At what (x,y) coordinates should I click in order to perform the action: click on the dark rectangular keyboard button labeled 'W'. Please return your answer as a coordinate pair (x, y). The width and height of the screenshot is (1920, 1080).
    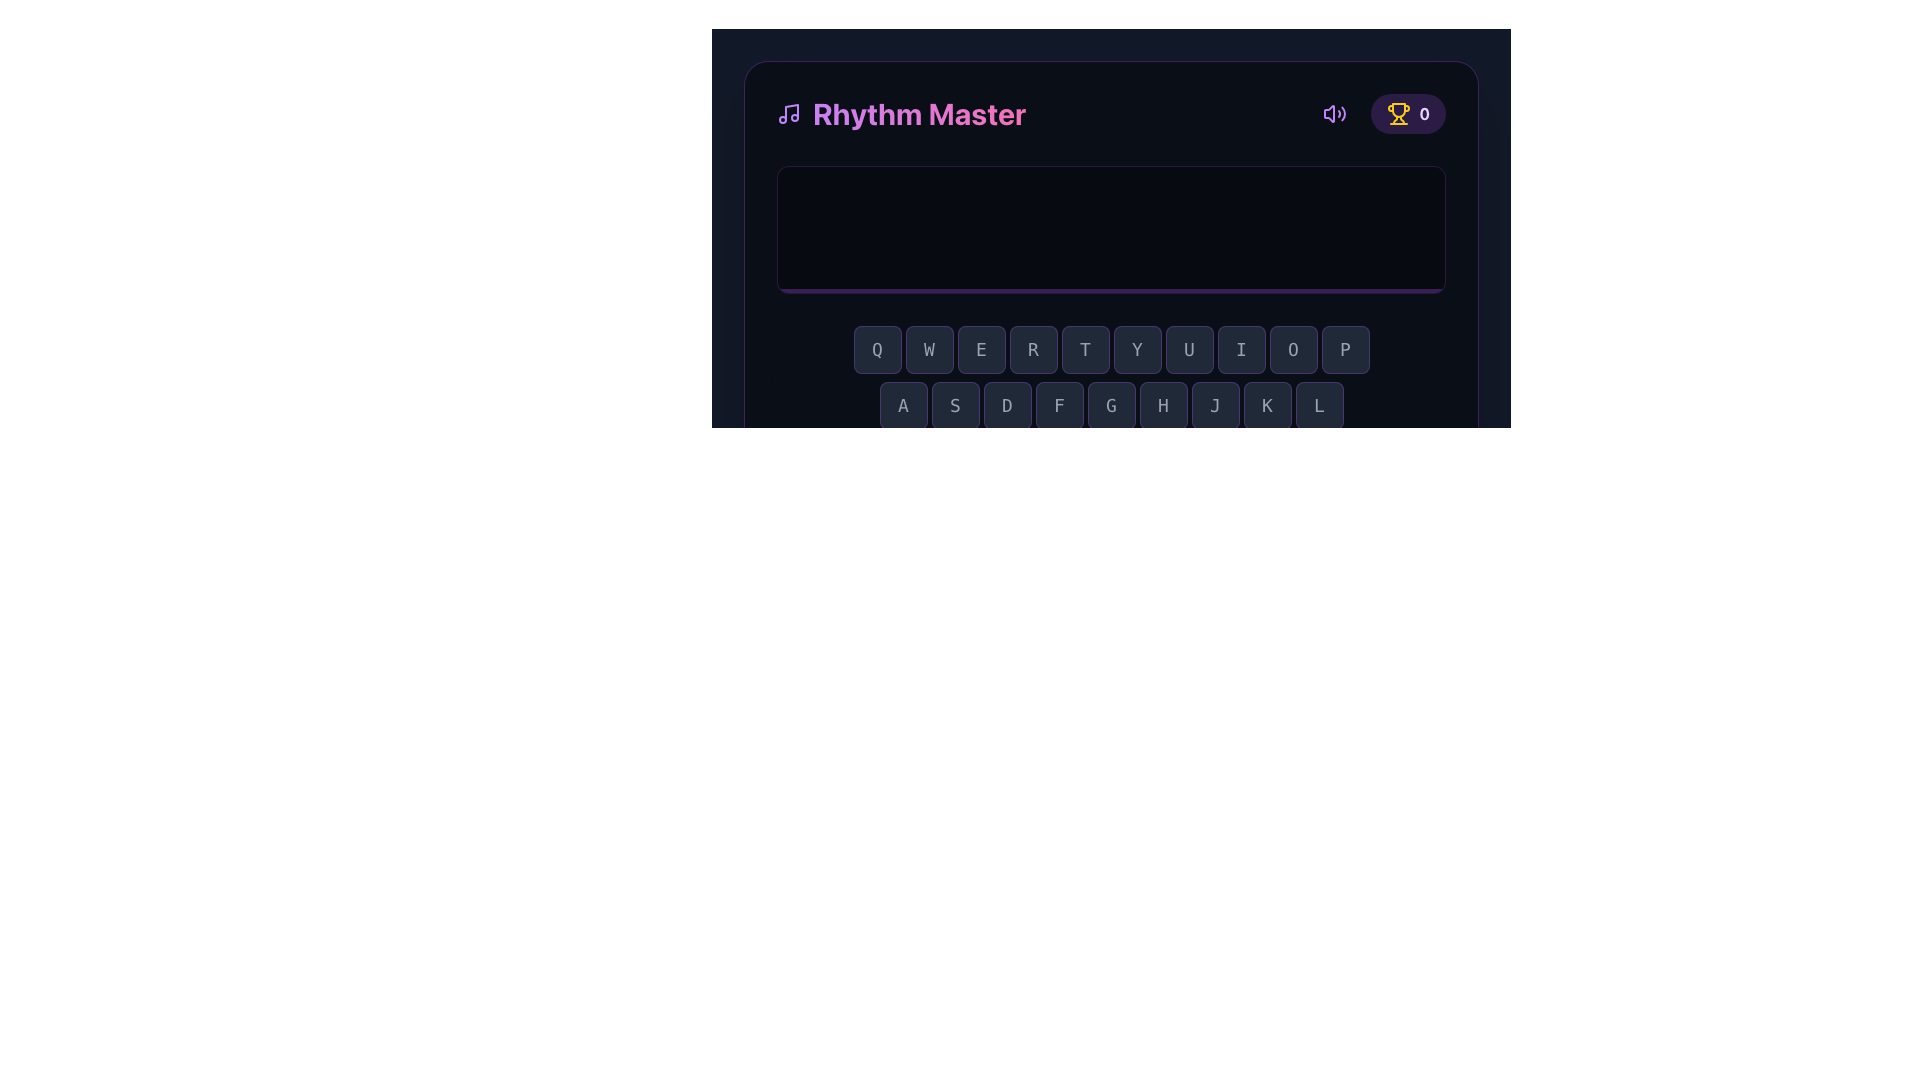
    Looking at the image, I should click on (928, 349).